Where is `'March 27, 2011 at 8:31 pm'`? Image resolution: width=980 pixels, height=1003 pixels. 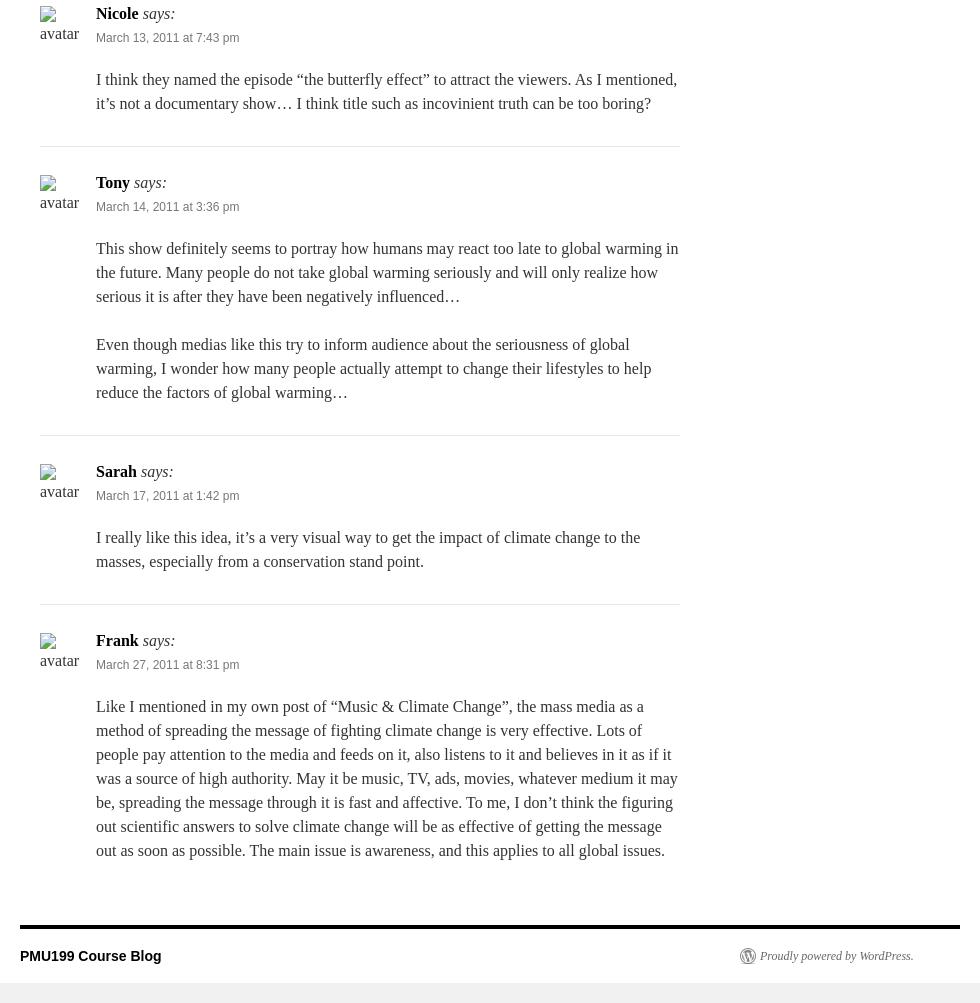 'March 27, 2011 at 8:31 pm' is located at coordinates (167, 664).